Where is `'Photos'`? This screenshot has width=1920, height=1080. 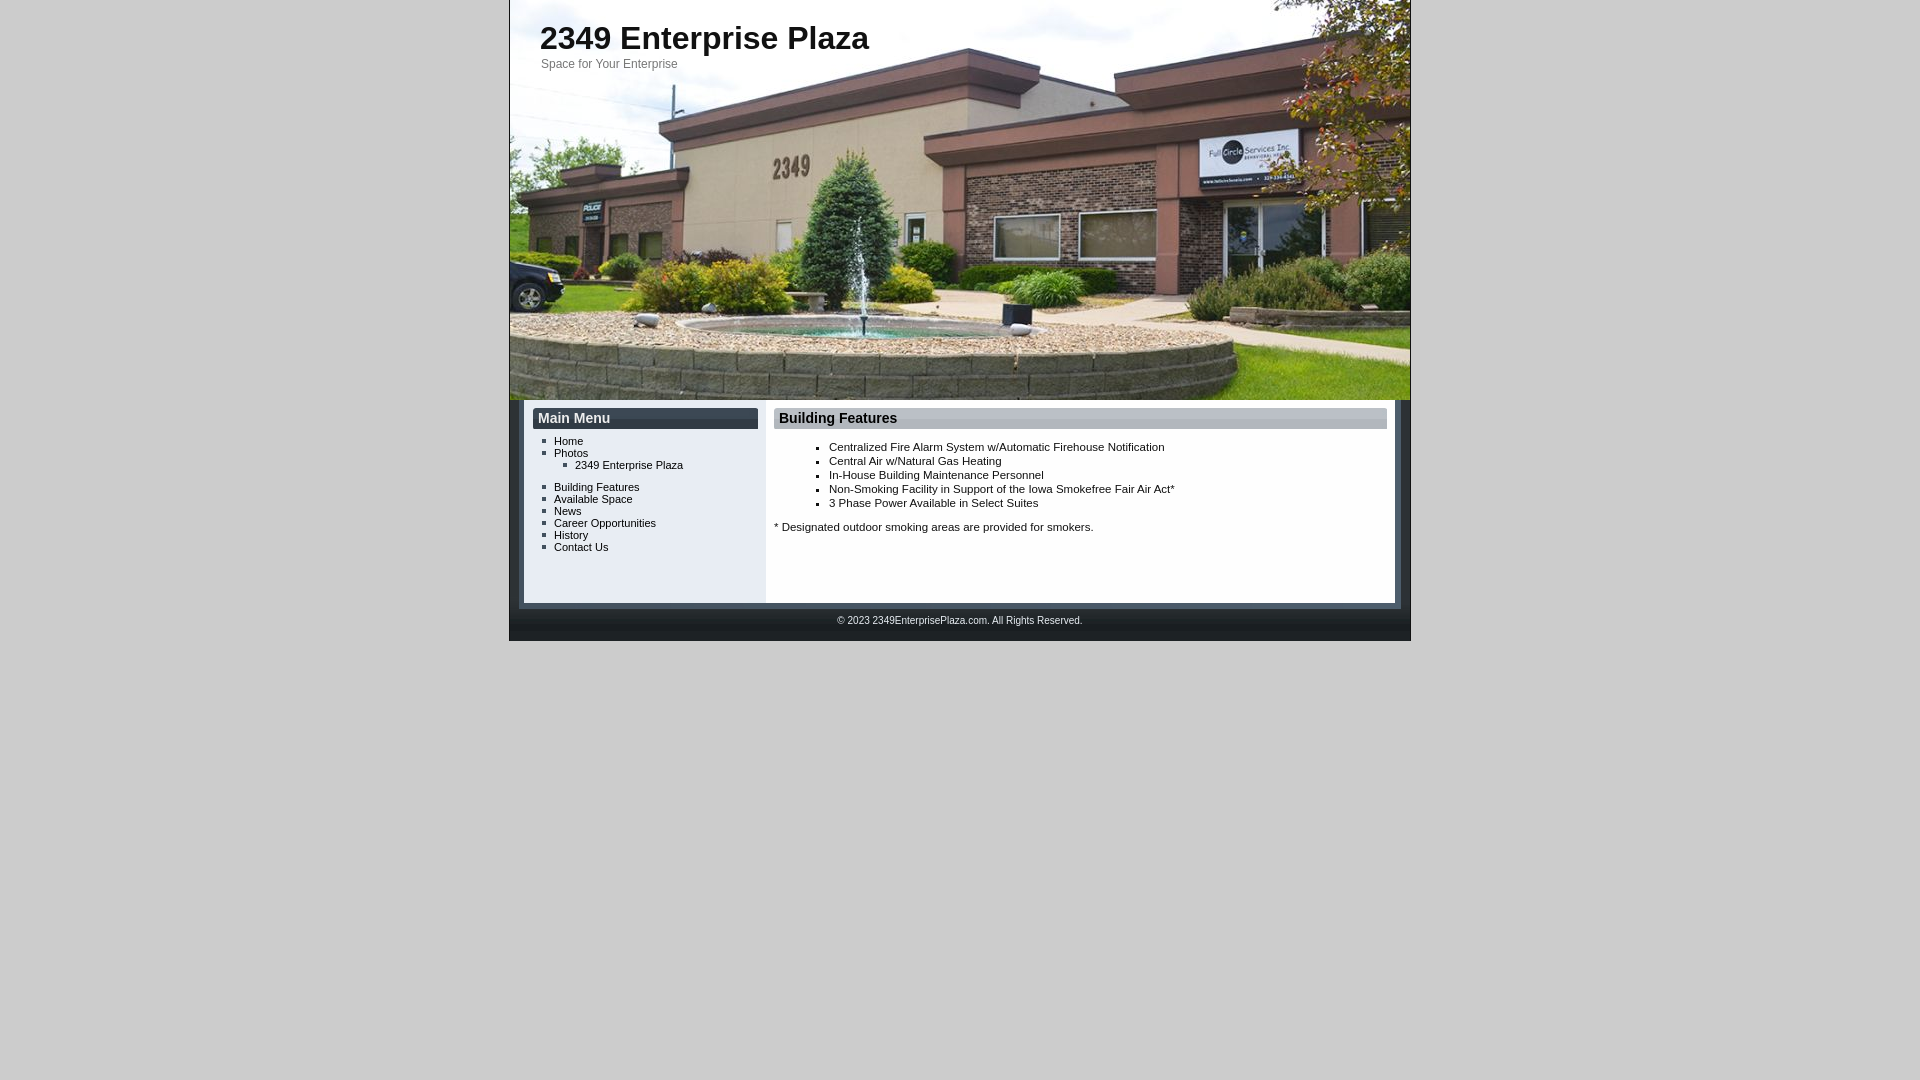
'Photos' is located at coordinates (570, 452).